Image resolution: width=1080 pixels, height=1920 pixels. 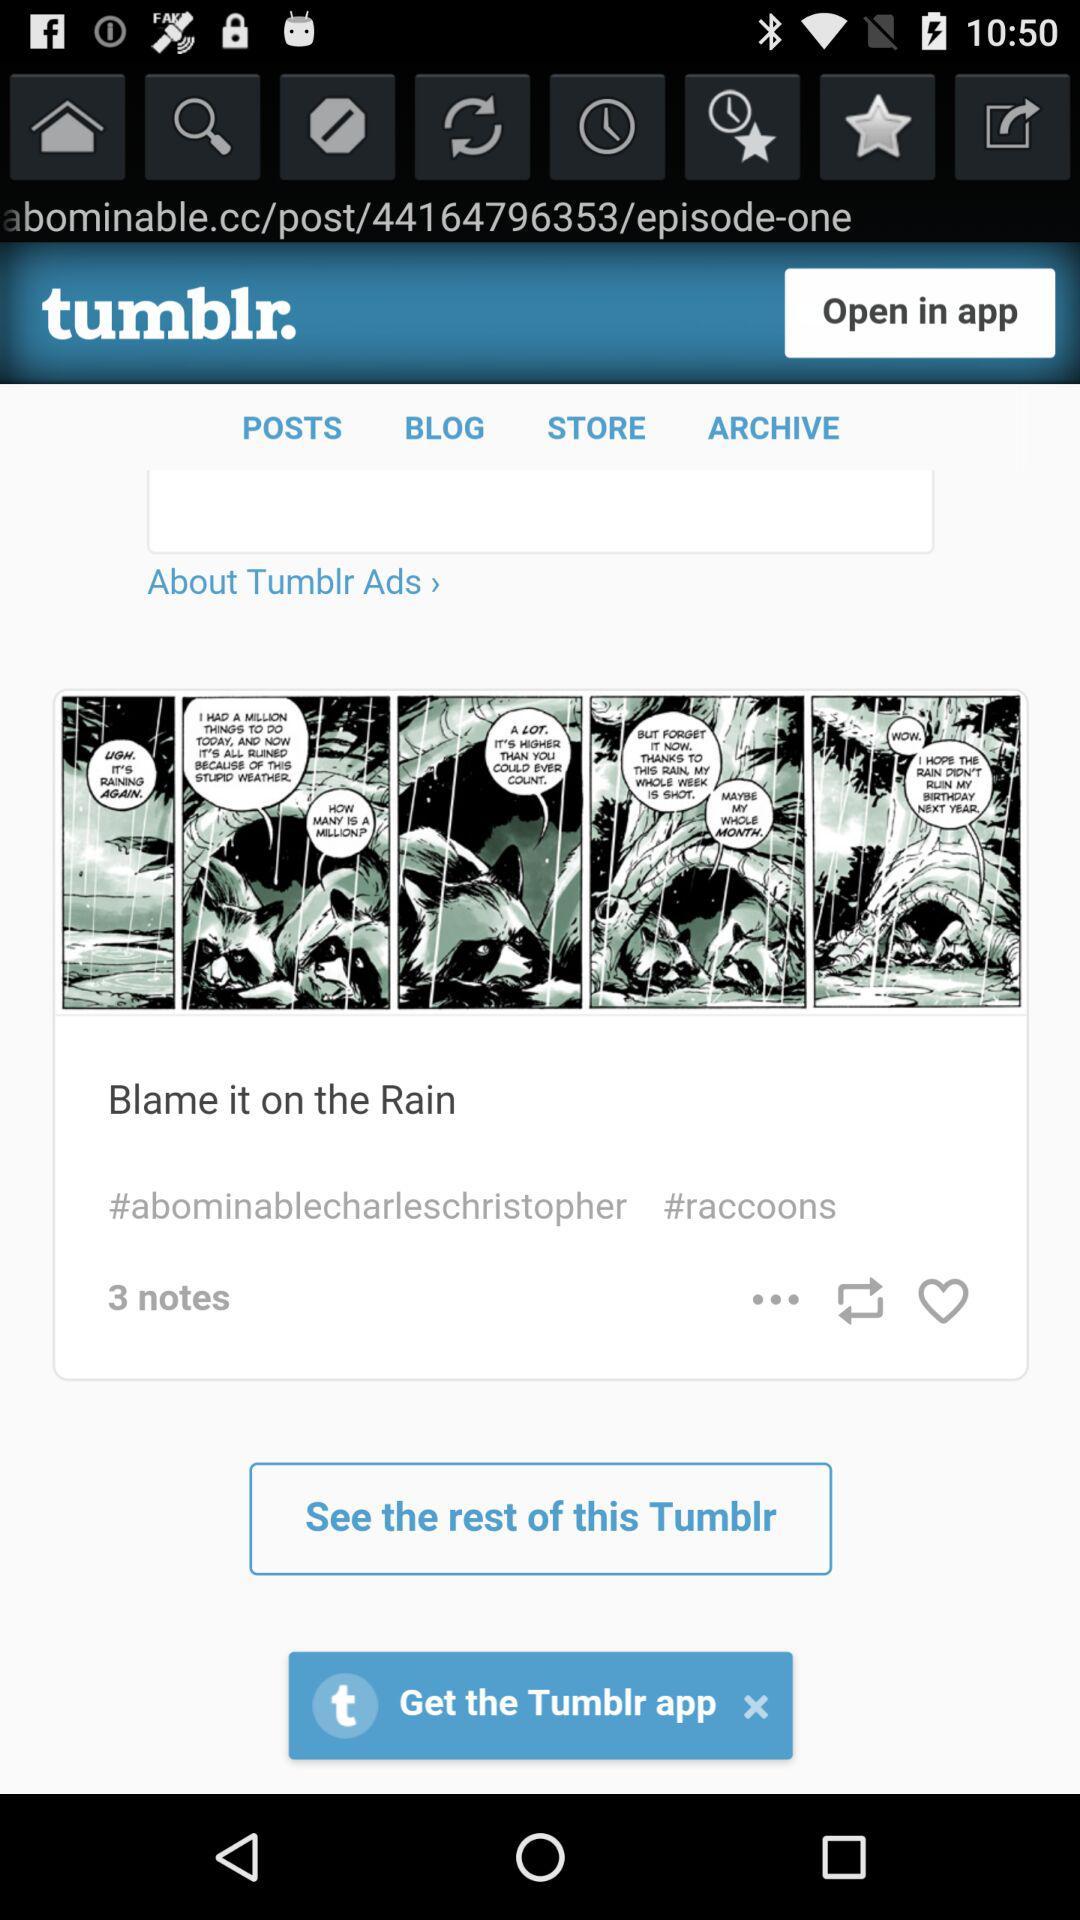 What do you see at coordinates (1012, 124) in the screenshot?
I see `open in different tab` at bounding box center [1012, 124].